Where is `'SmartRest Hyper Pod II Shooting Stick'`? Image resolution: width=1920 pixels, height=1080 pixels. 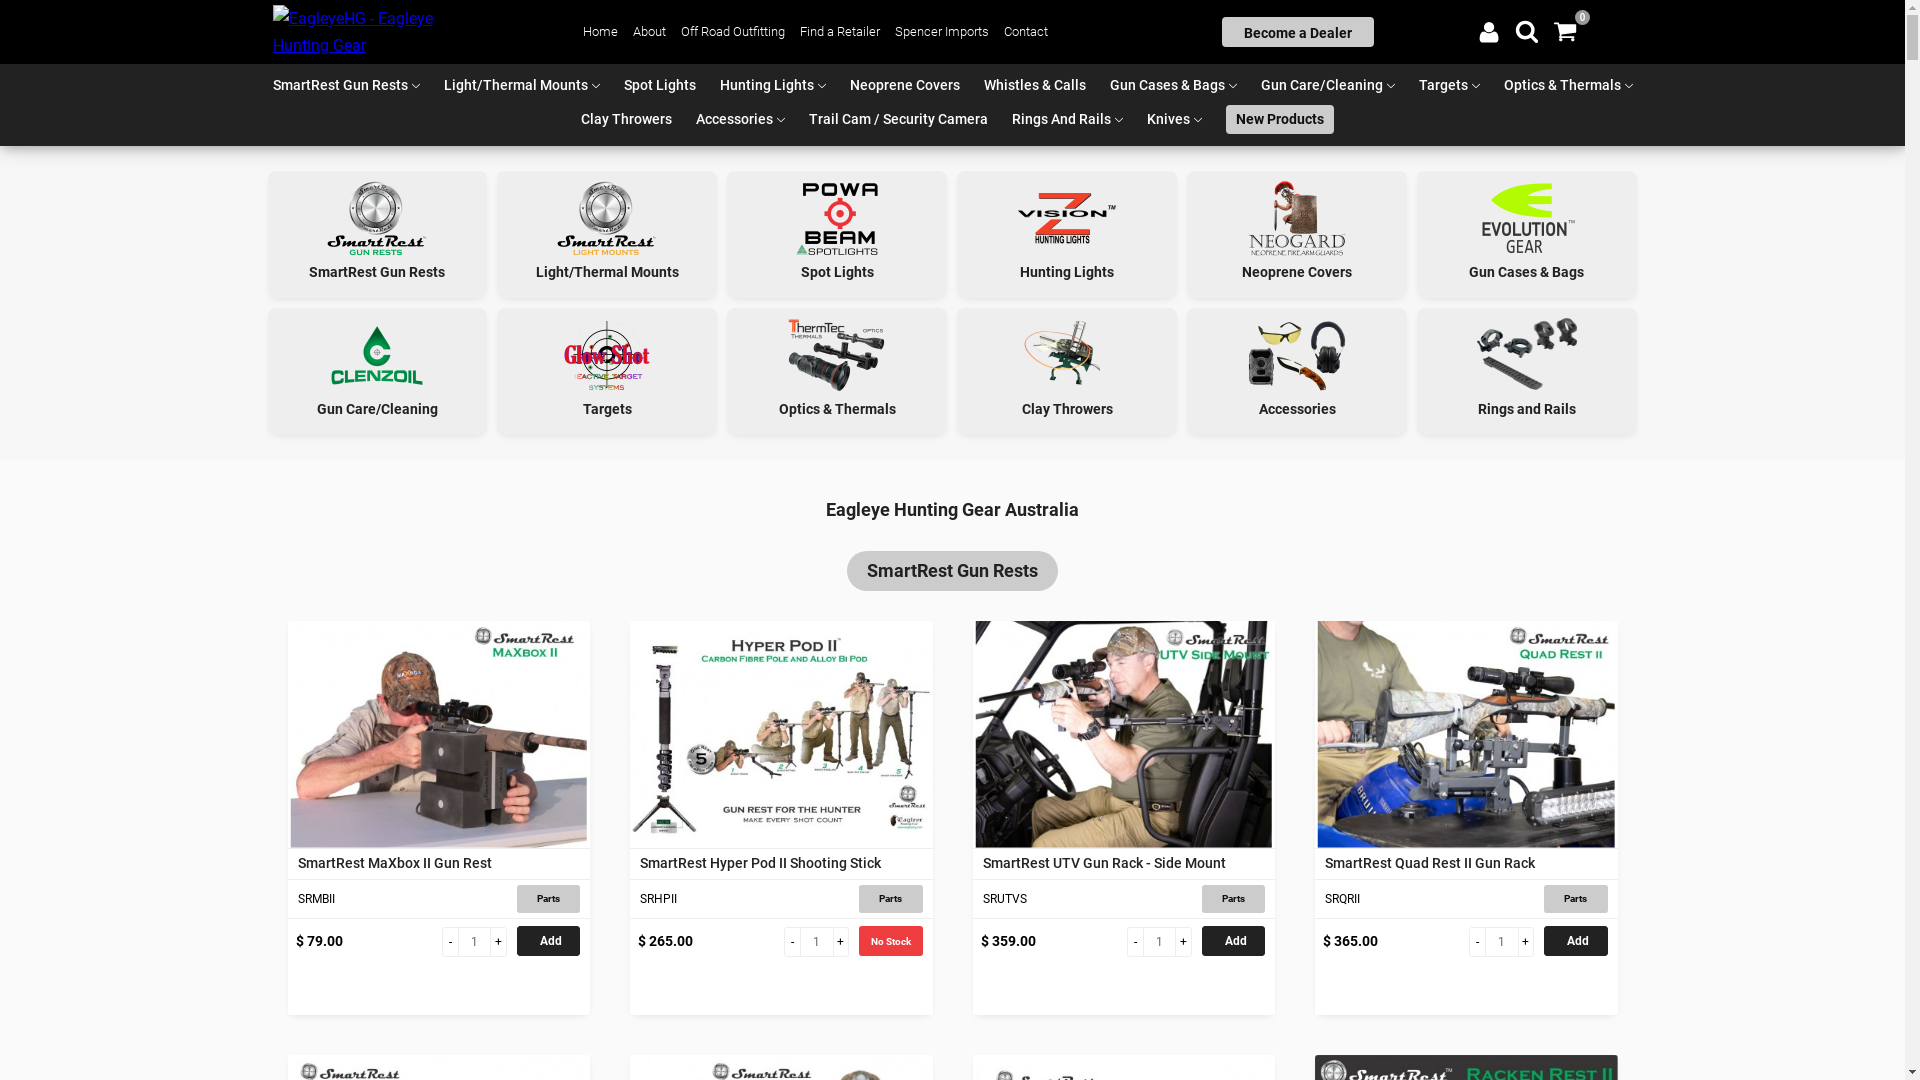
'SmartRest Hyper Pod II Shooting Stick' is located at coordinates (780, 862).